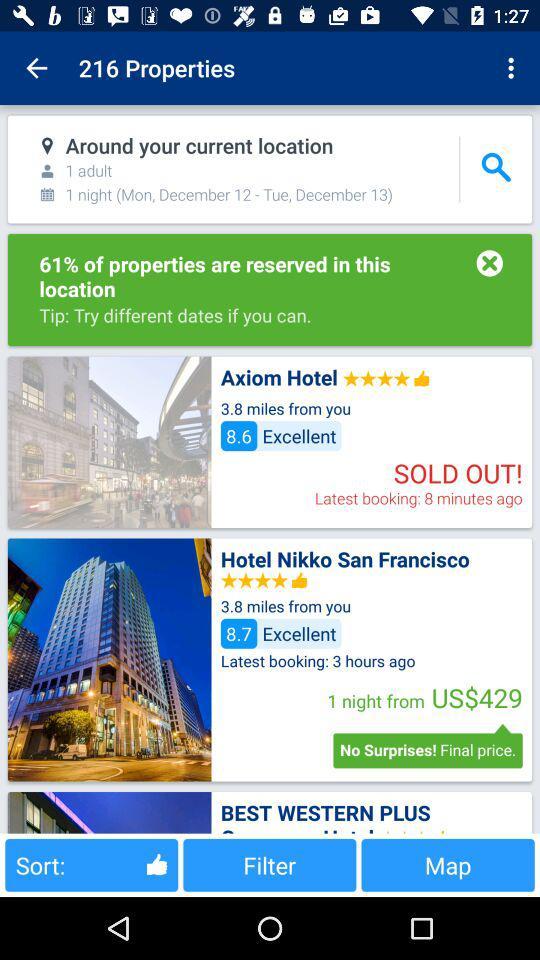 This screenshot has width=540, height=960. What do you see at coordinates (513, 68) in the screenshot?
I see `item next to 216 properties` at bounding box center [513, 68].